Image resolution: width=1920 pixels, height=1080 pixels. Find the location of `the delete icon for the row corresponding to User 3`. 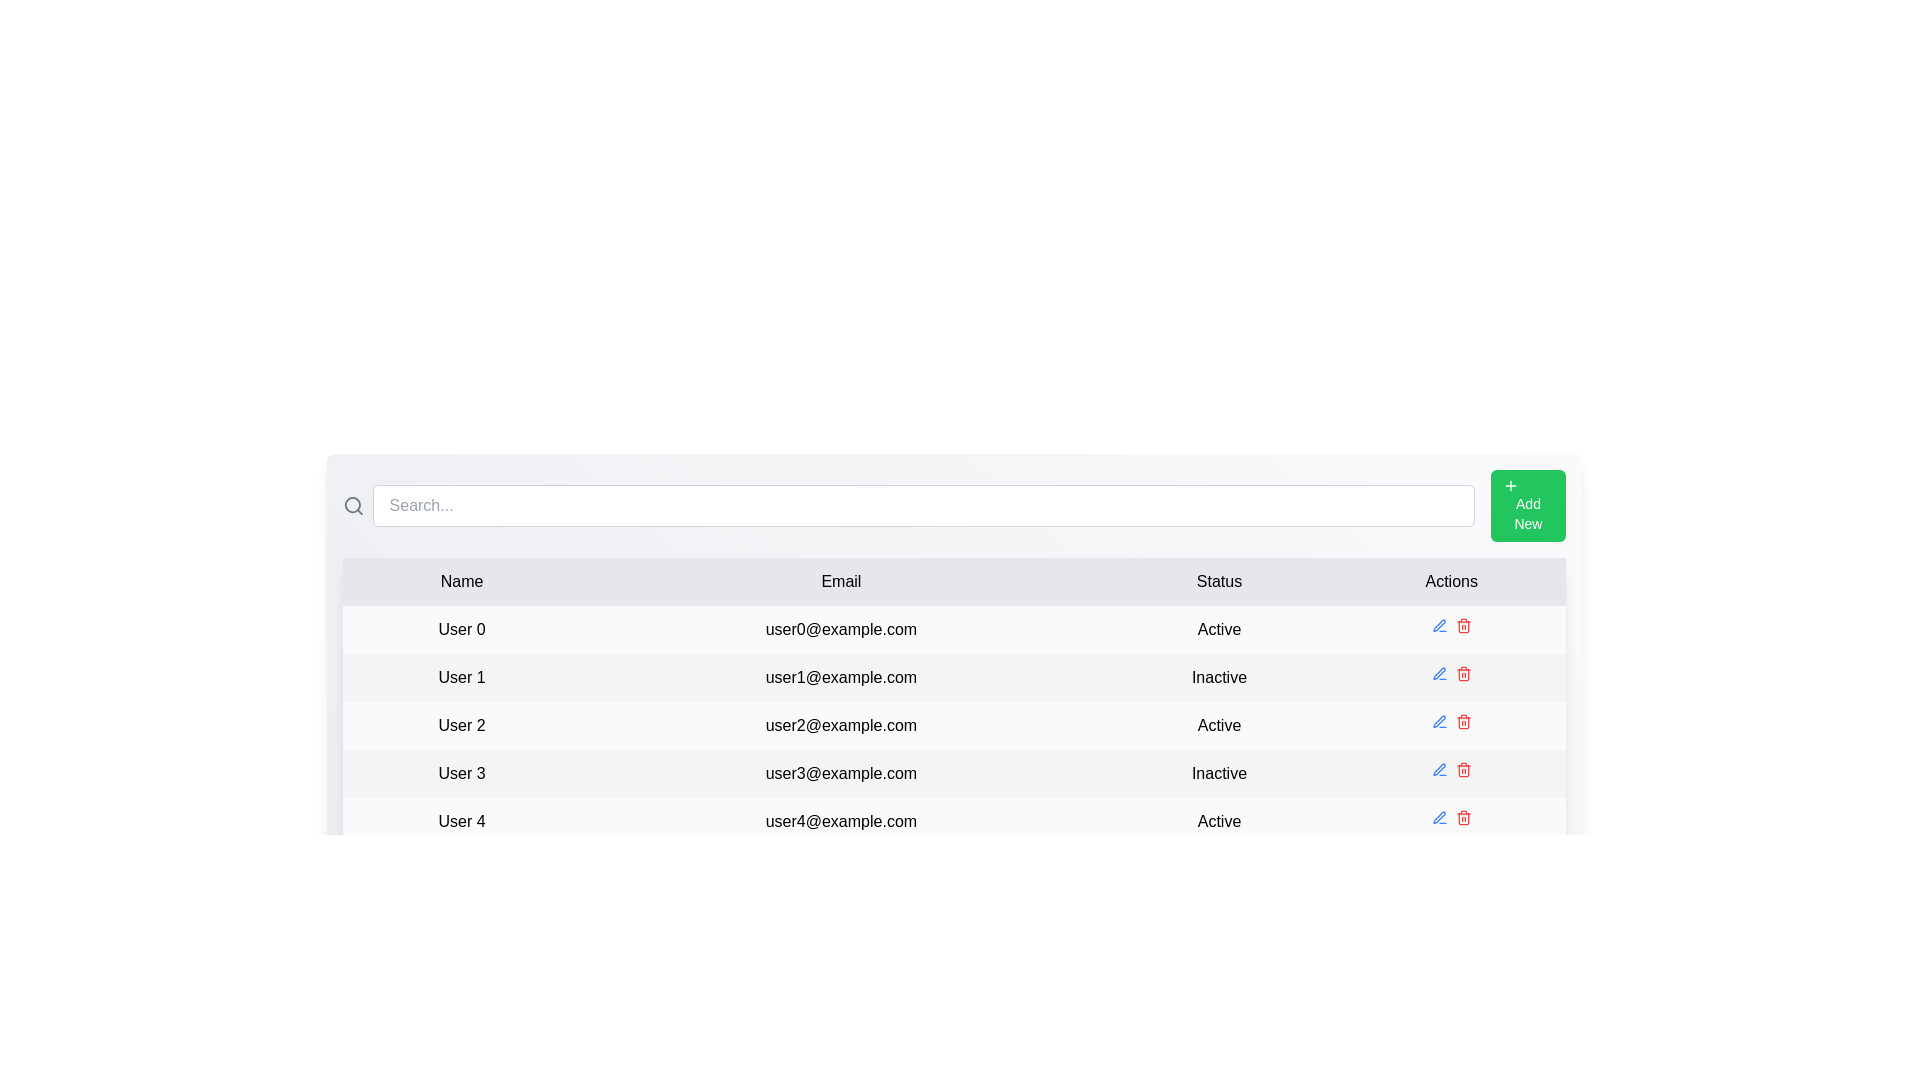

the delete icon for the row corresponding to User 3 is located at coordinates (1463, 769).